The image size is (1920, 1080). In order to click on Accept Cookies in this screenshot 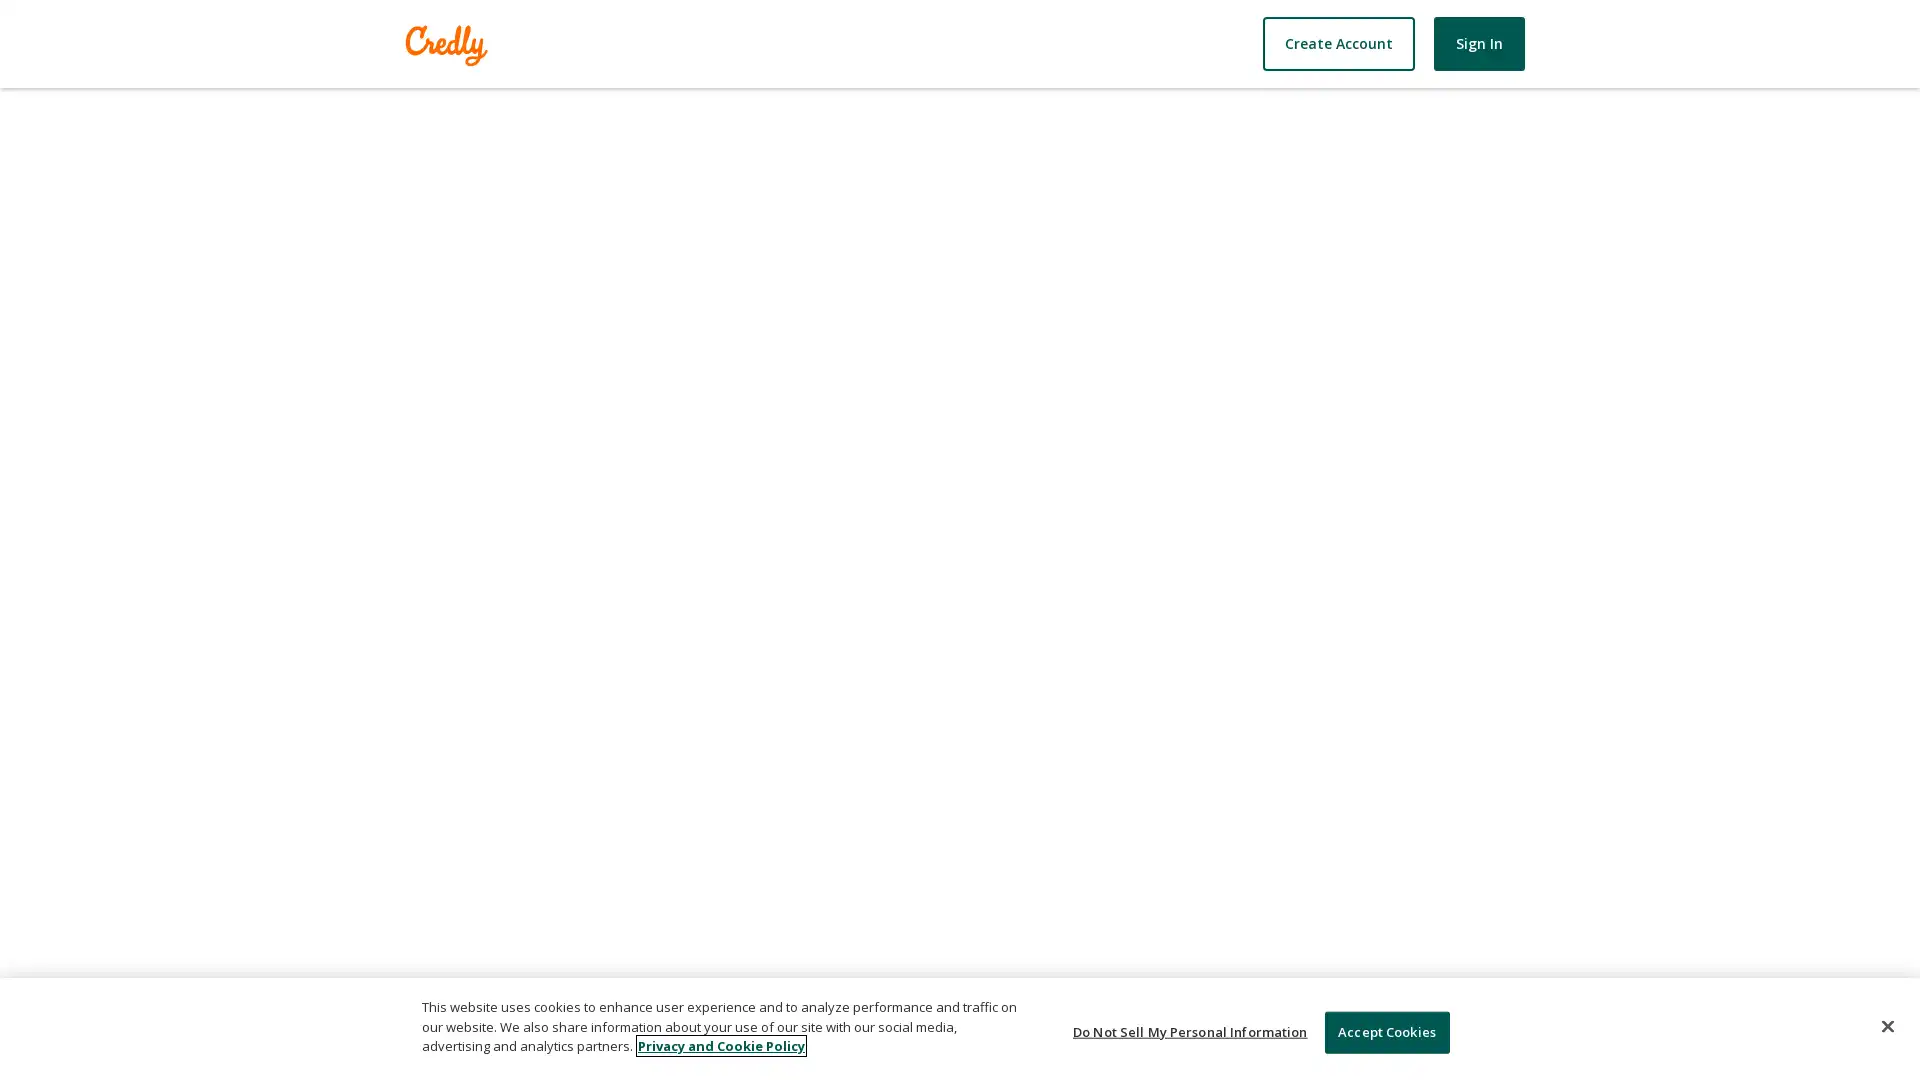, I will do `click(1385, 1032)`.